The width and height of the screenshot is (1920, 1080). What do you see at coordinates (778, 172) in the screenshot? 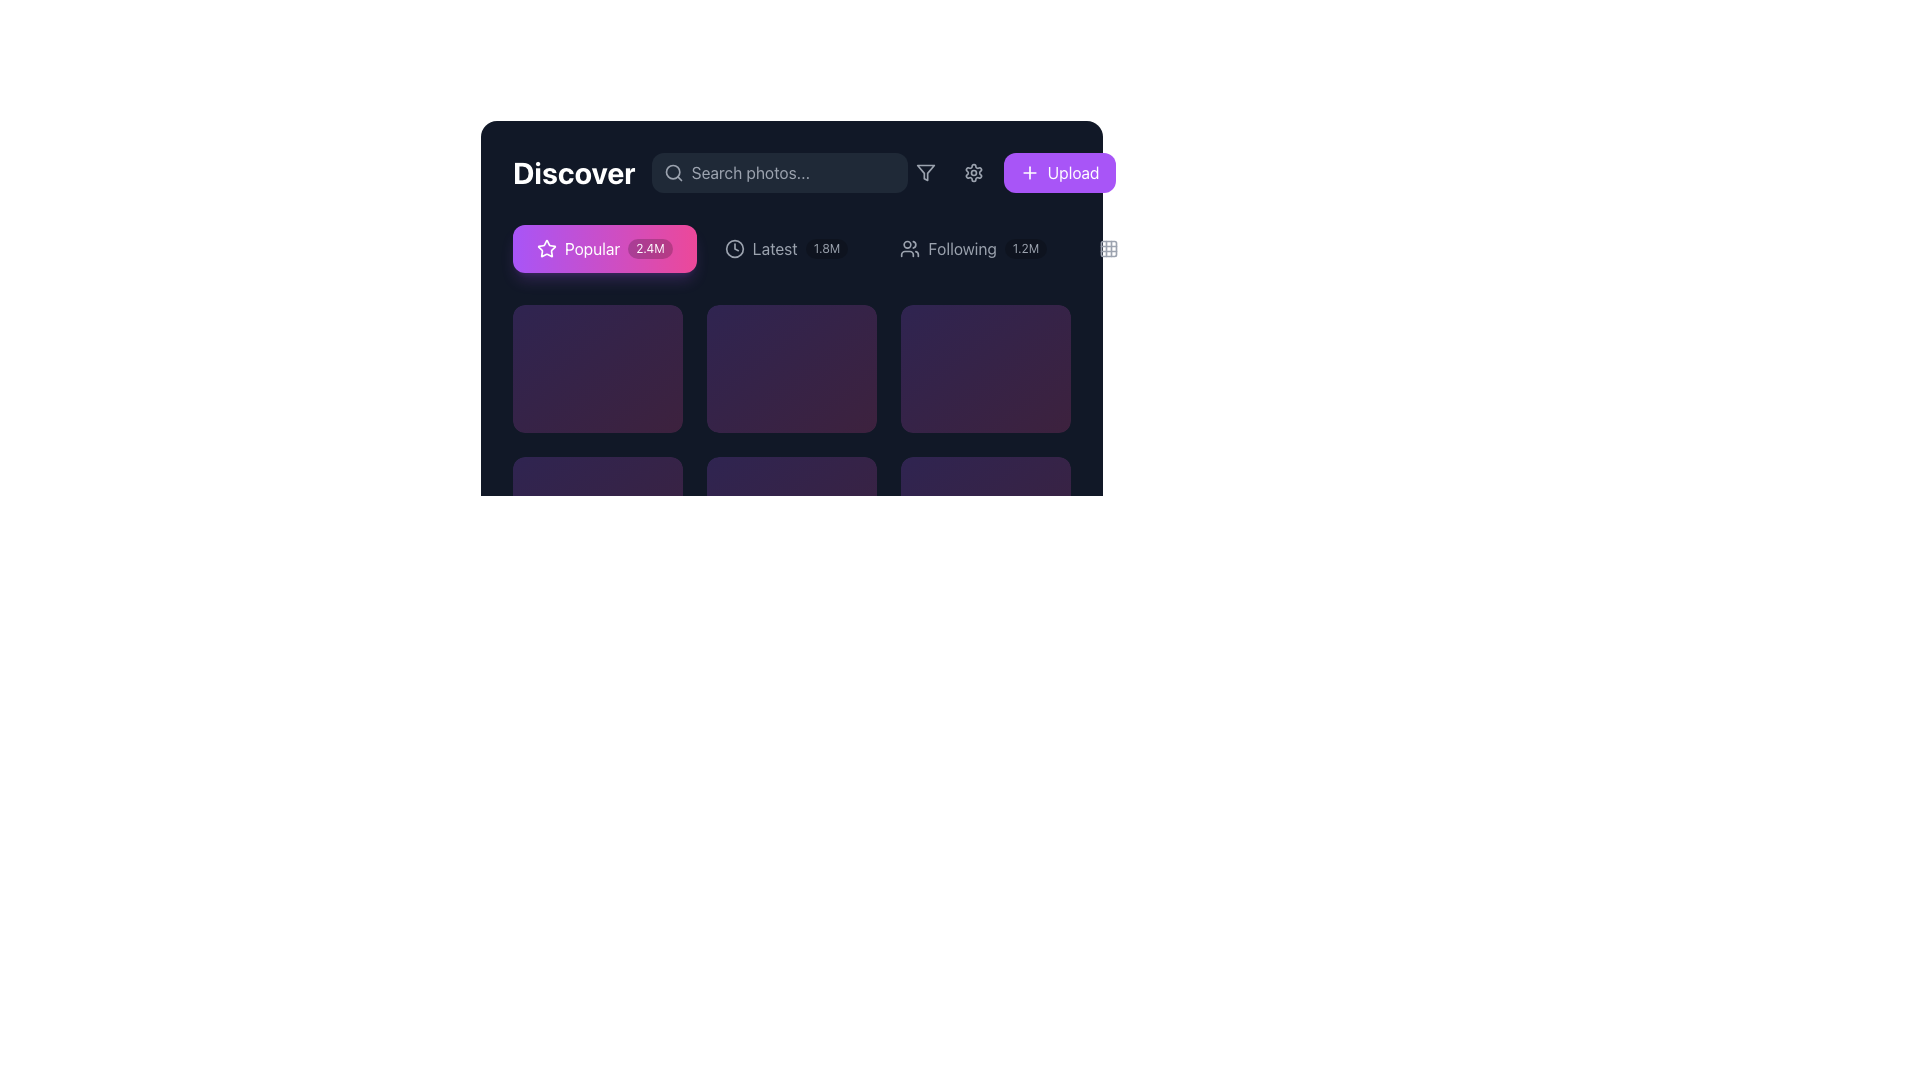
I see `the search bar input located between the 'Discover' title and icons/buttons` at bounding box center [778, 172].